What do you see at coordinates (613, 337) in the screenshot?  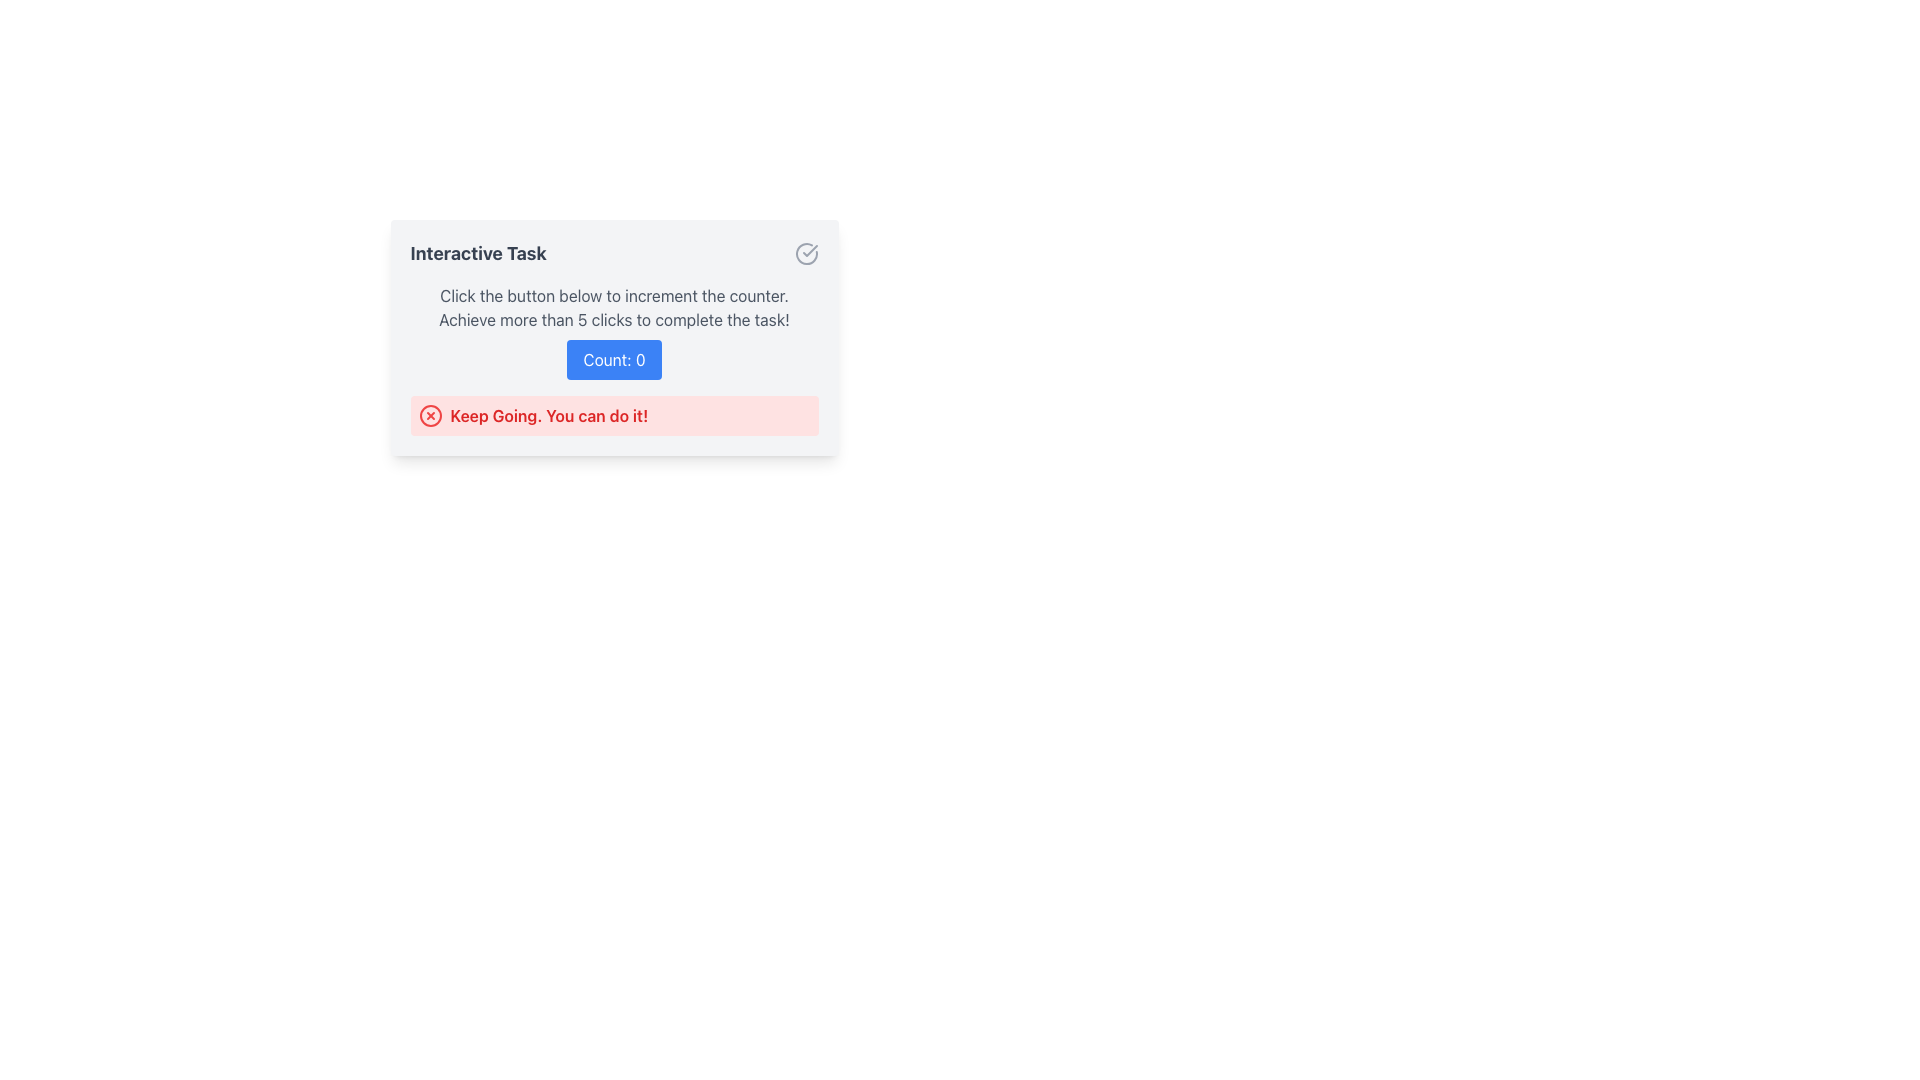 I see `the interactive button within the gray rounded corner panel to increment the counter` at bounding box center [613, 337].